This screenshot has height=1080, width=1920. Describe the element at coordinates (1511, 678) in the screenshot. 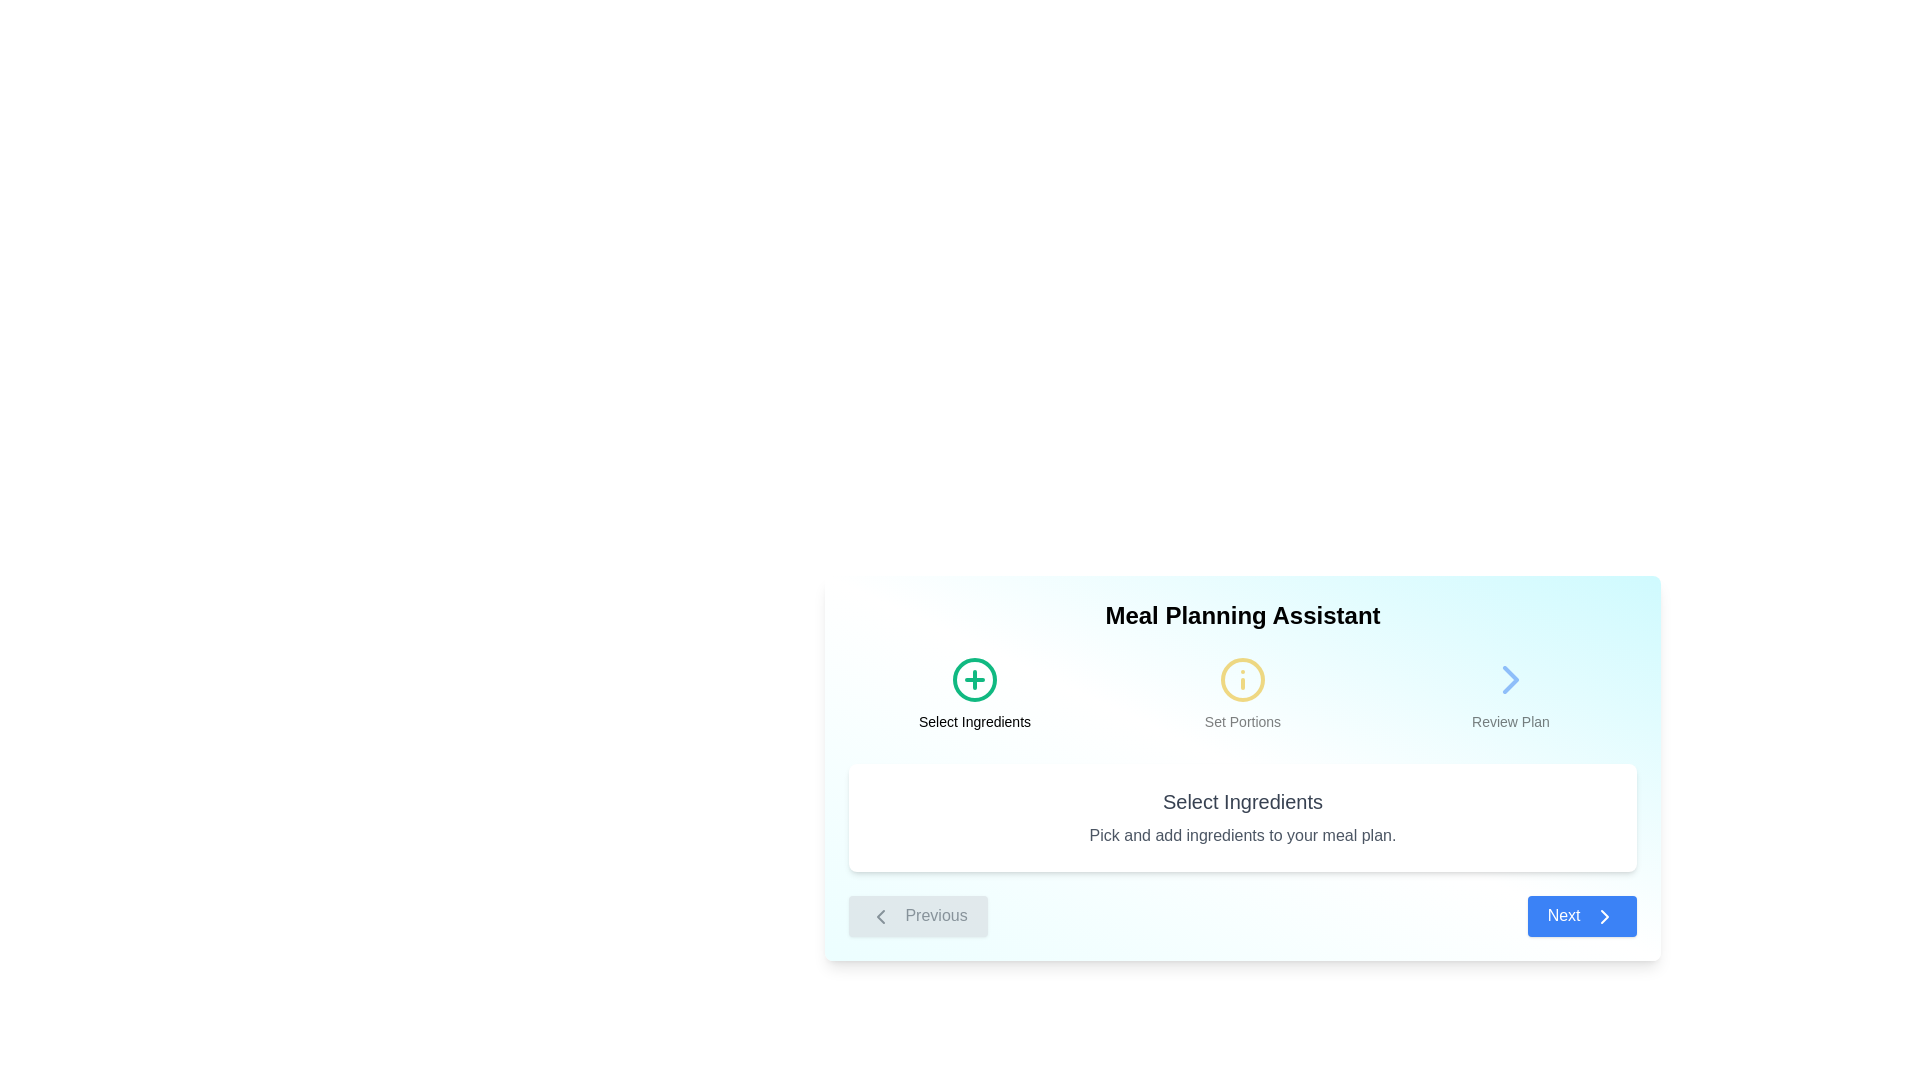

I see `the forward action icon located in the 'Review Plan' section, which is the third item in a triplet layout aligned with the text label below it` at that location.